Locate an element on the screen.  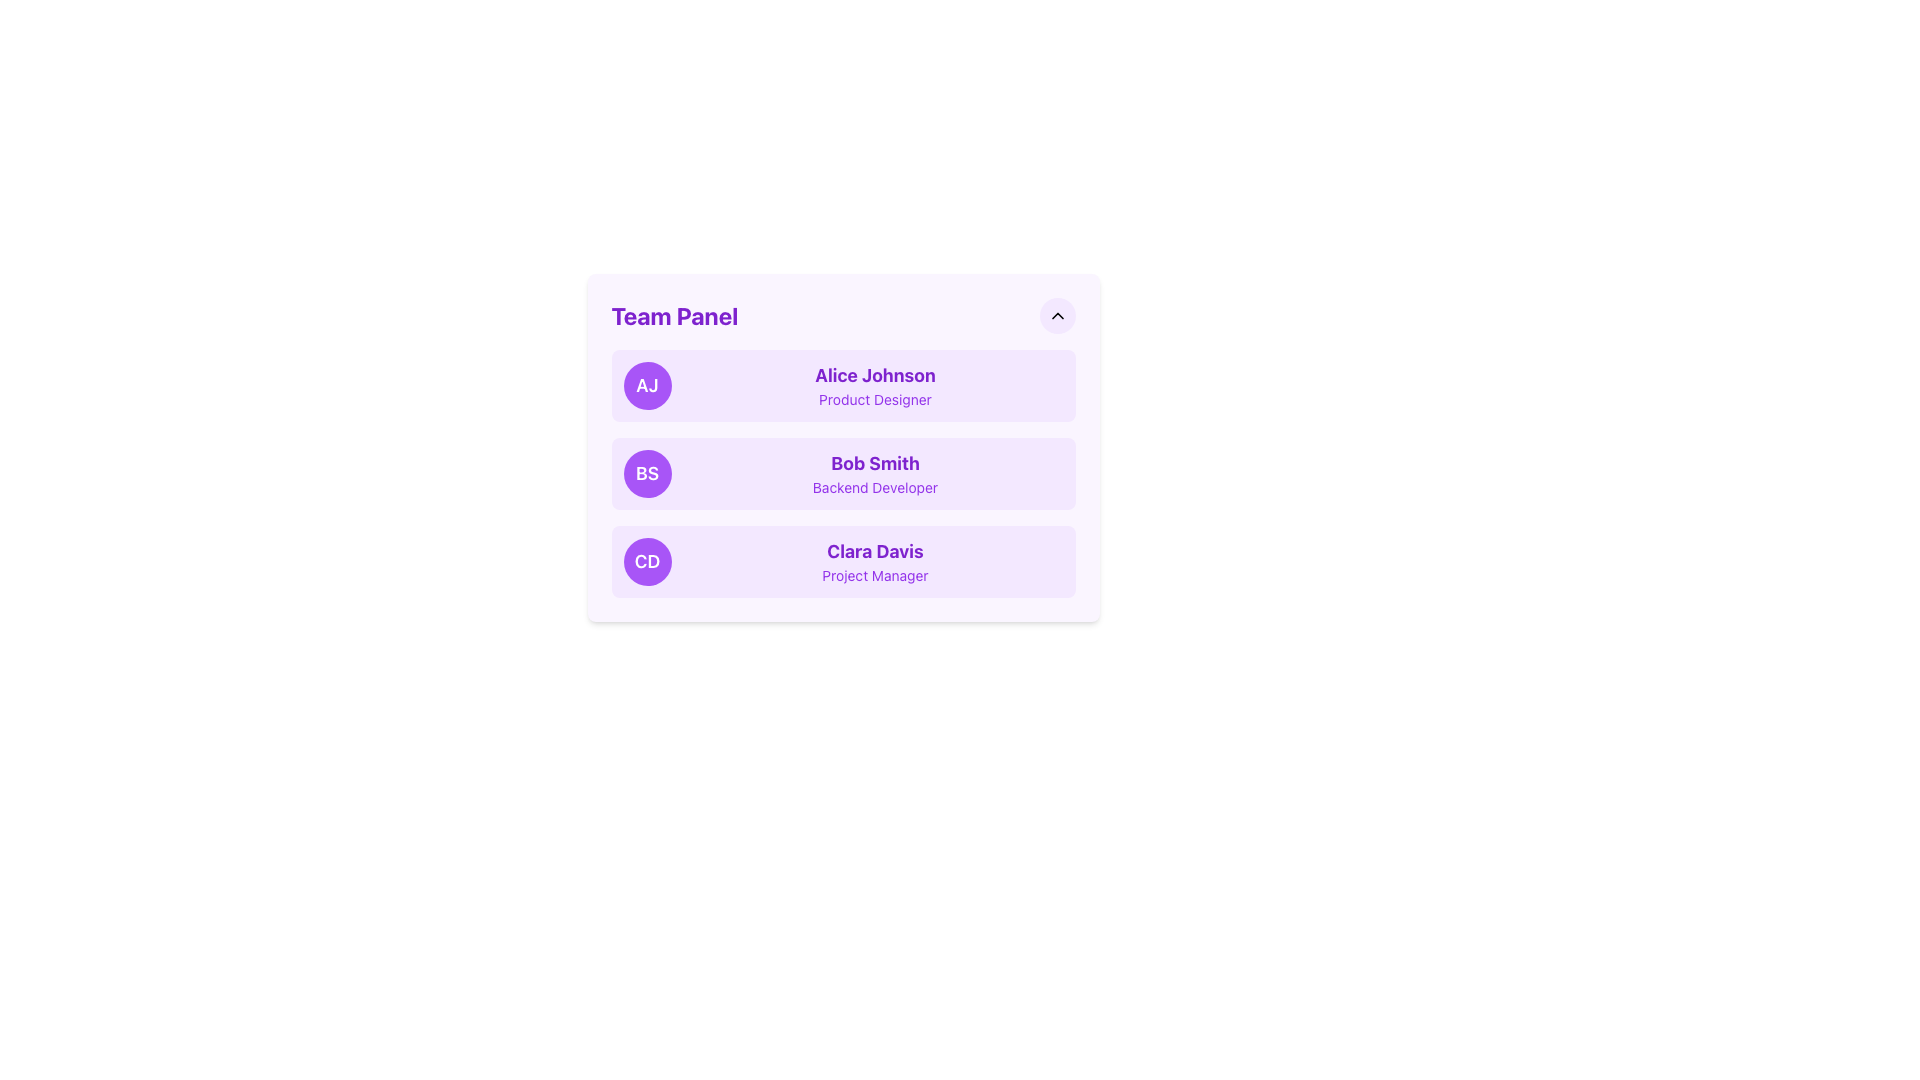
the circular button with a black upward arrow icon located in the top-right corner of the 'Team Panel' is located at coordinates (1056, 315).